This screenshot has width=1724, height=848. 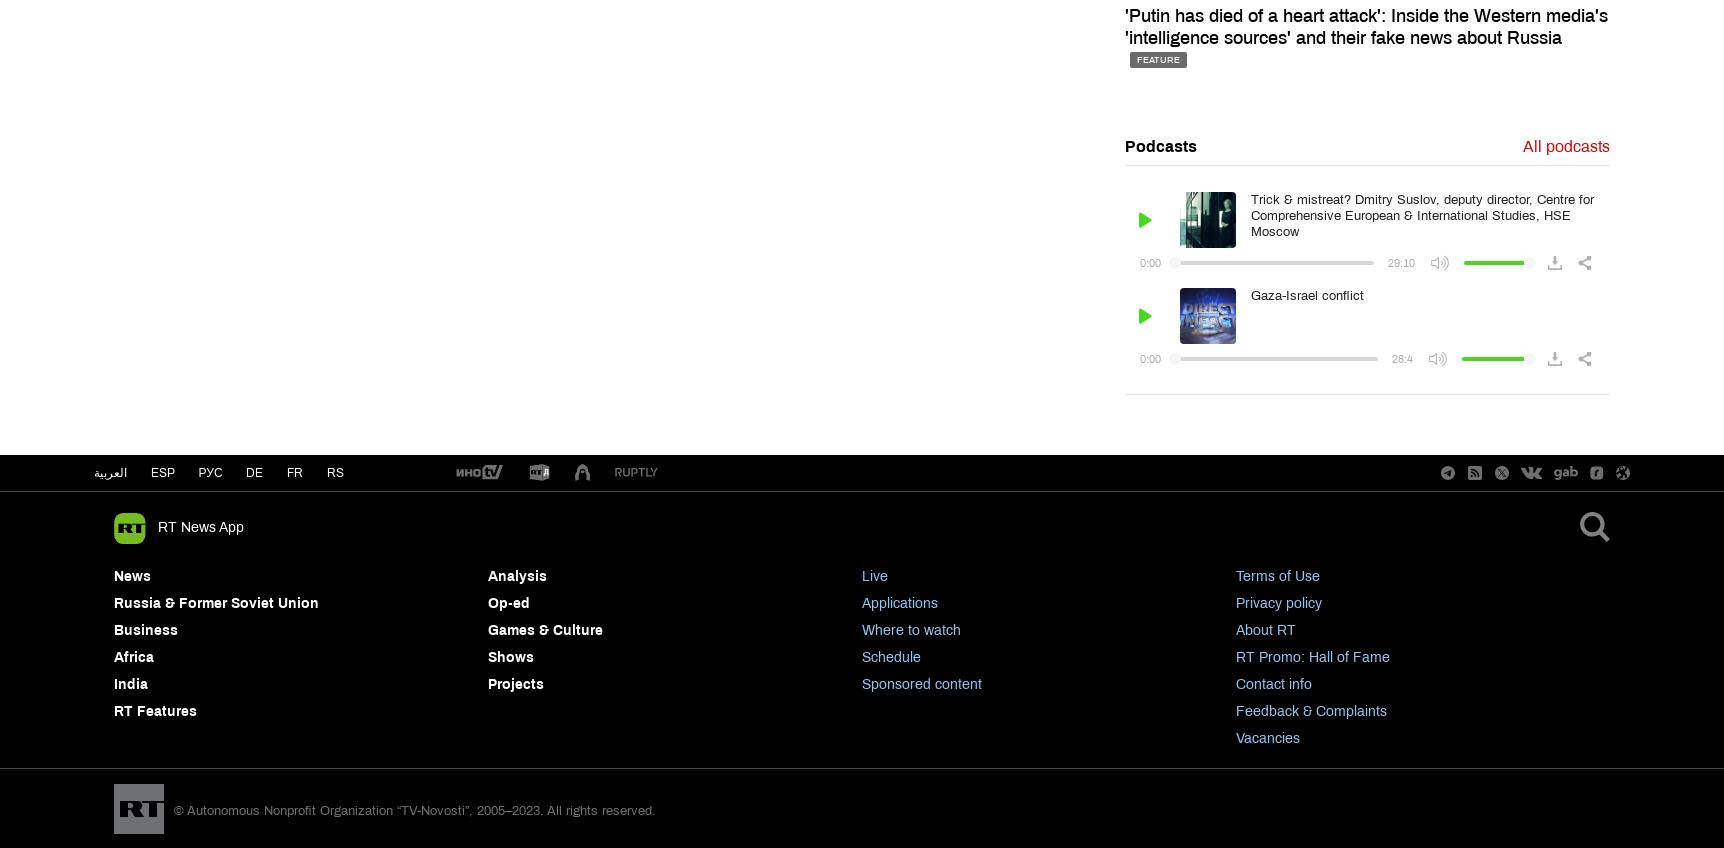 I want to click on 'Africa', so click(x=132, y=656).